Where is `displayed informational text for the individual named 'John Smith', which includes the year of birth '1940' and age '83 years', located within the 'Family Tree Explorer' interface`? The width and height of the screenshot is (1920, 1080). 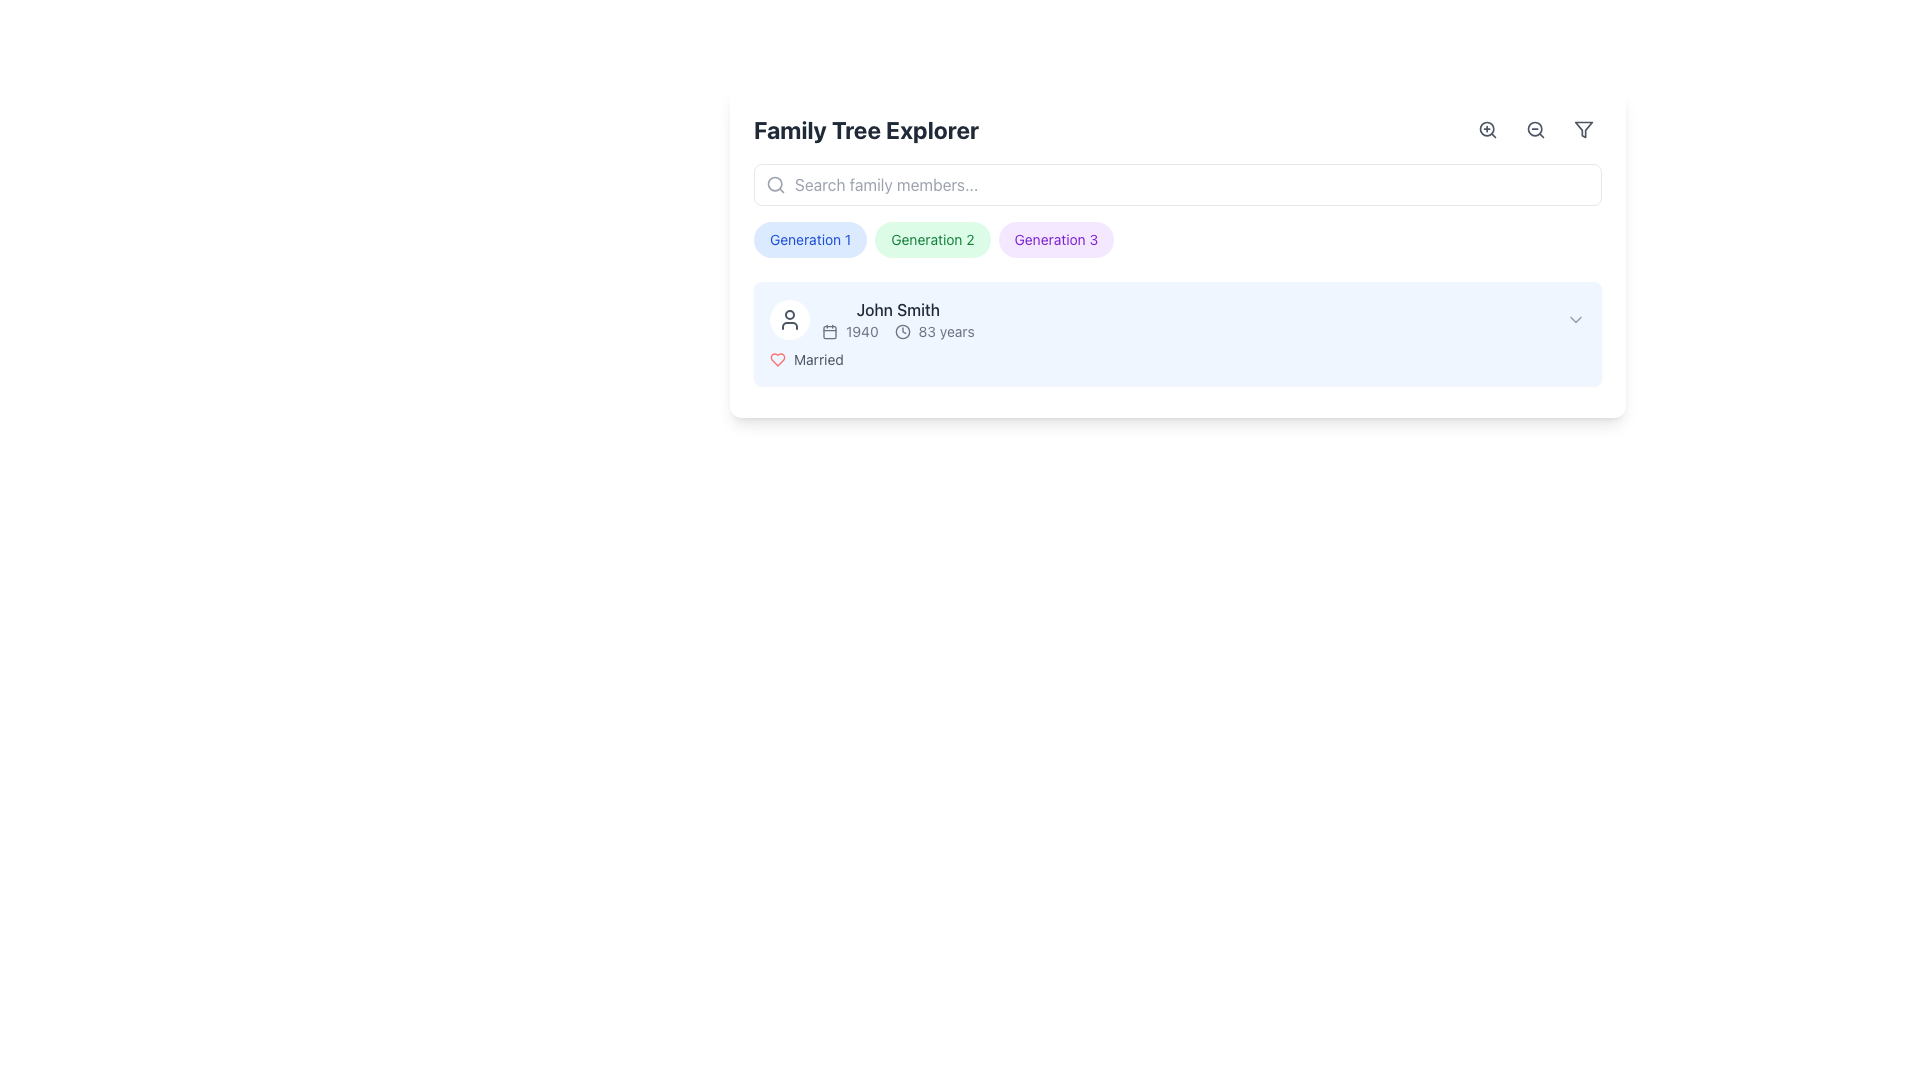
displayed informational text for the individual named 'John Smith', which includes the year of birth '1940' and age '83 years', located within the 'Family Tree Explorer' interface is located at coordinates (897, 319).